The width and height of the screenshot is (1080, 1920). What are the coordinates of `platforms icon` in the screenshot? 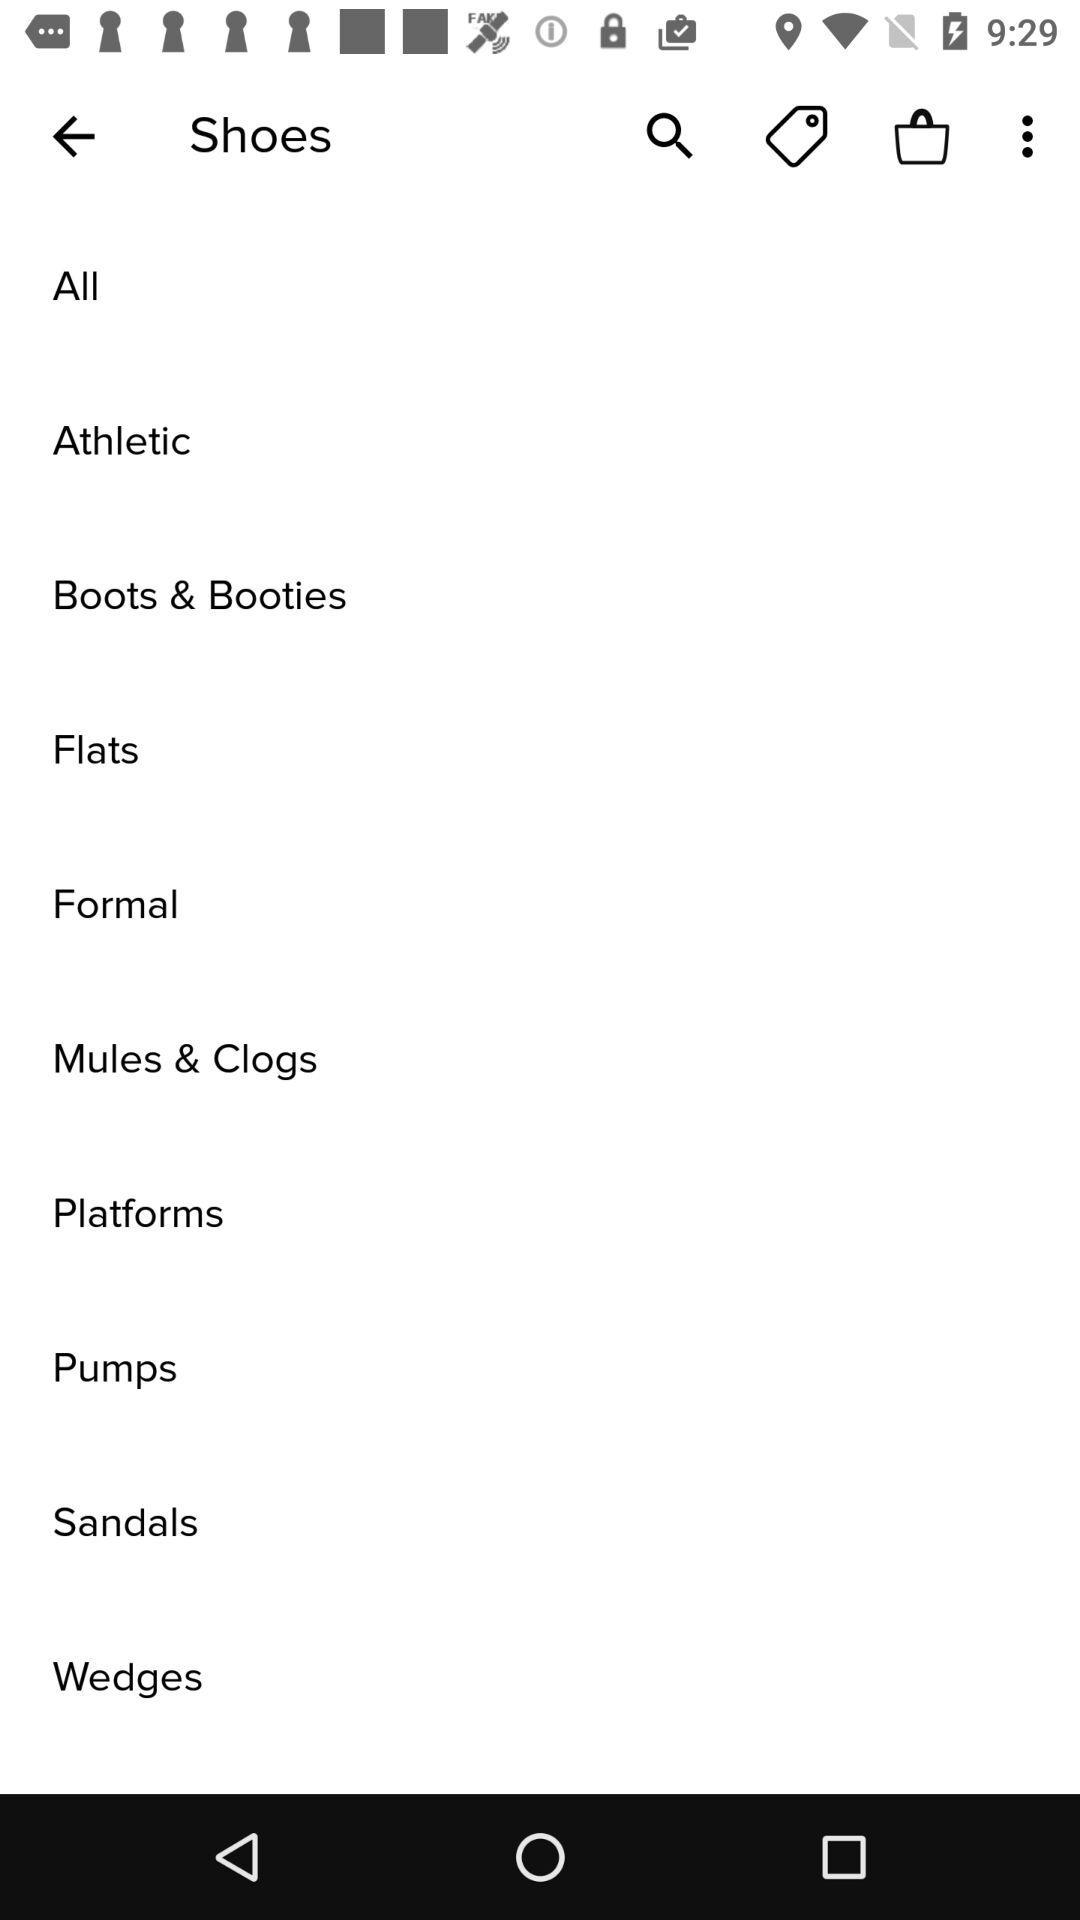 It's located at (540, 1213).